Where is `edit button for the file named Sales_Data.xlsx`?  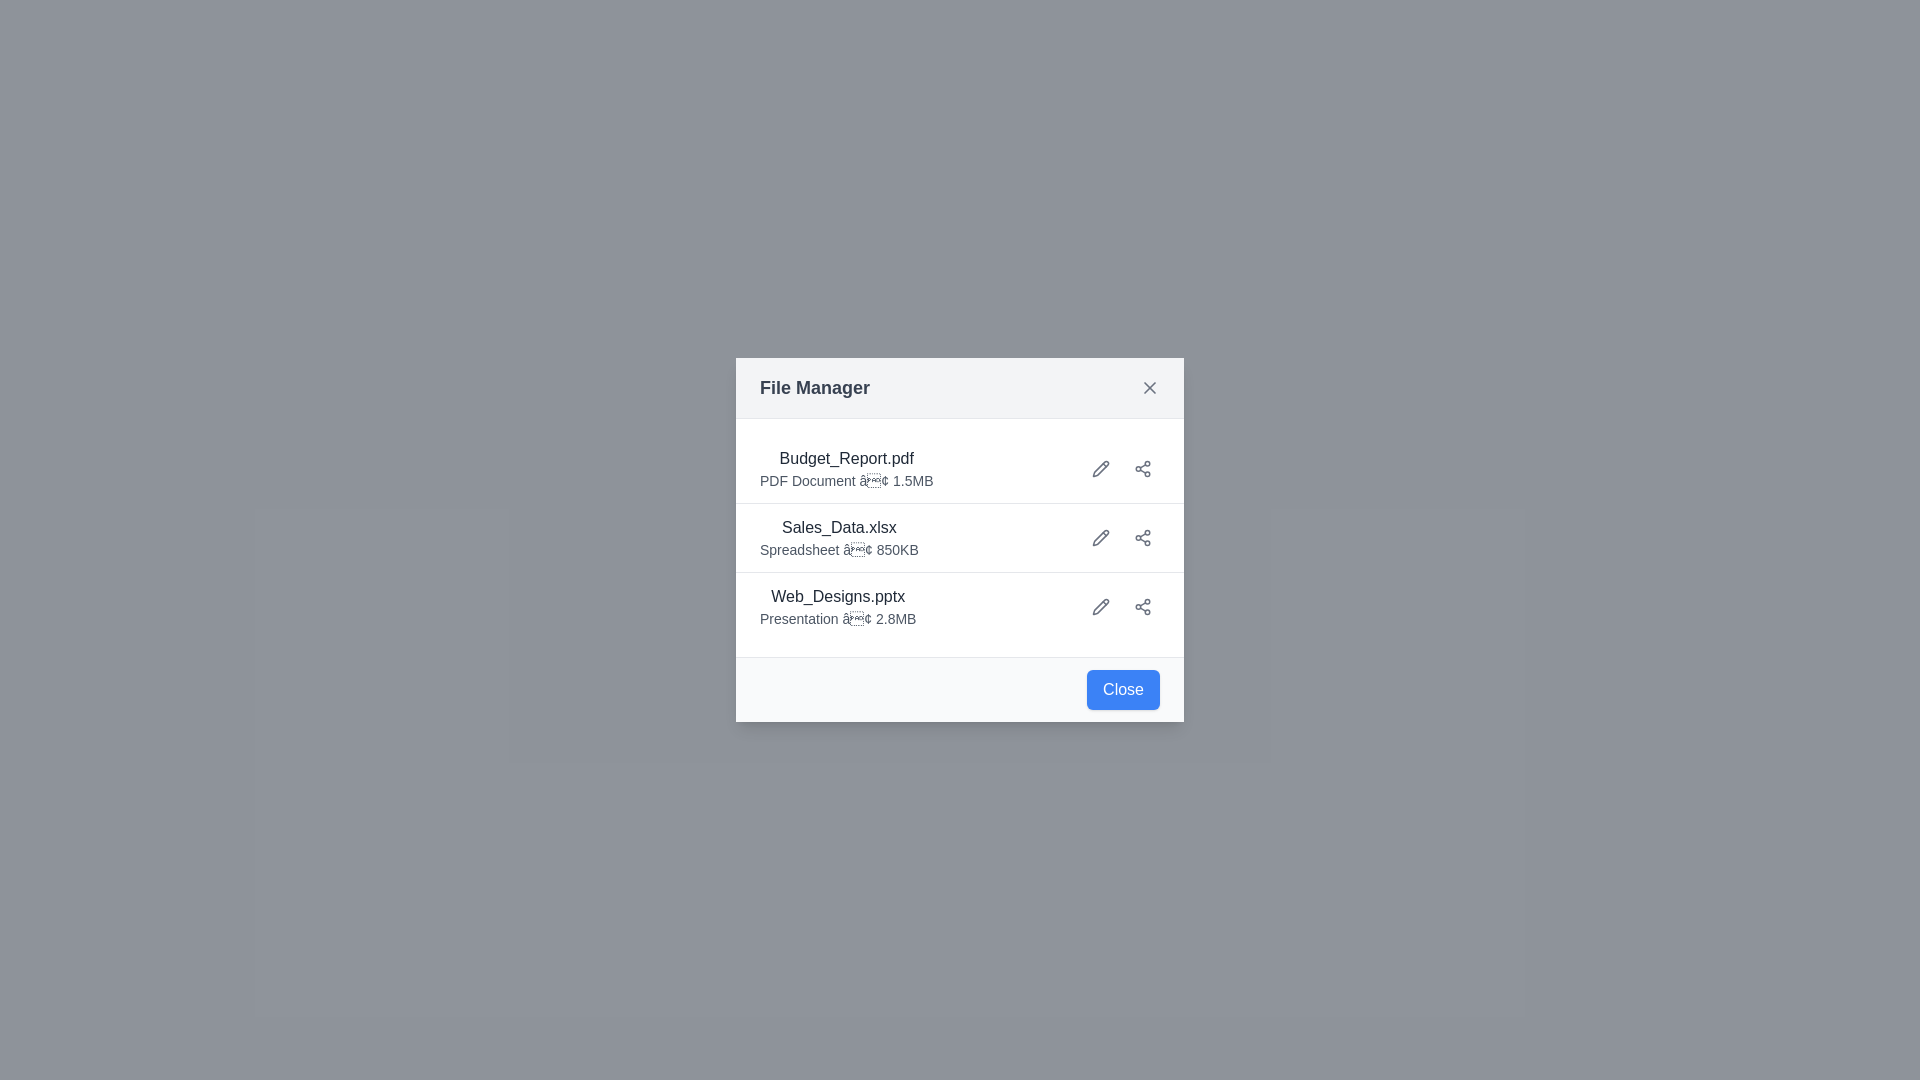 edit button for the file named Sales_Data.xlsx is located at coordinates (1099, 536).